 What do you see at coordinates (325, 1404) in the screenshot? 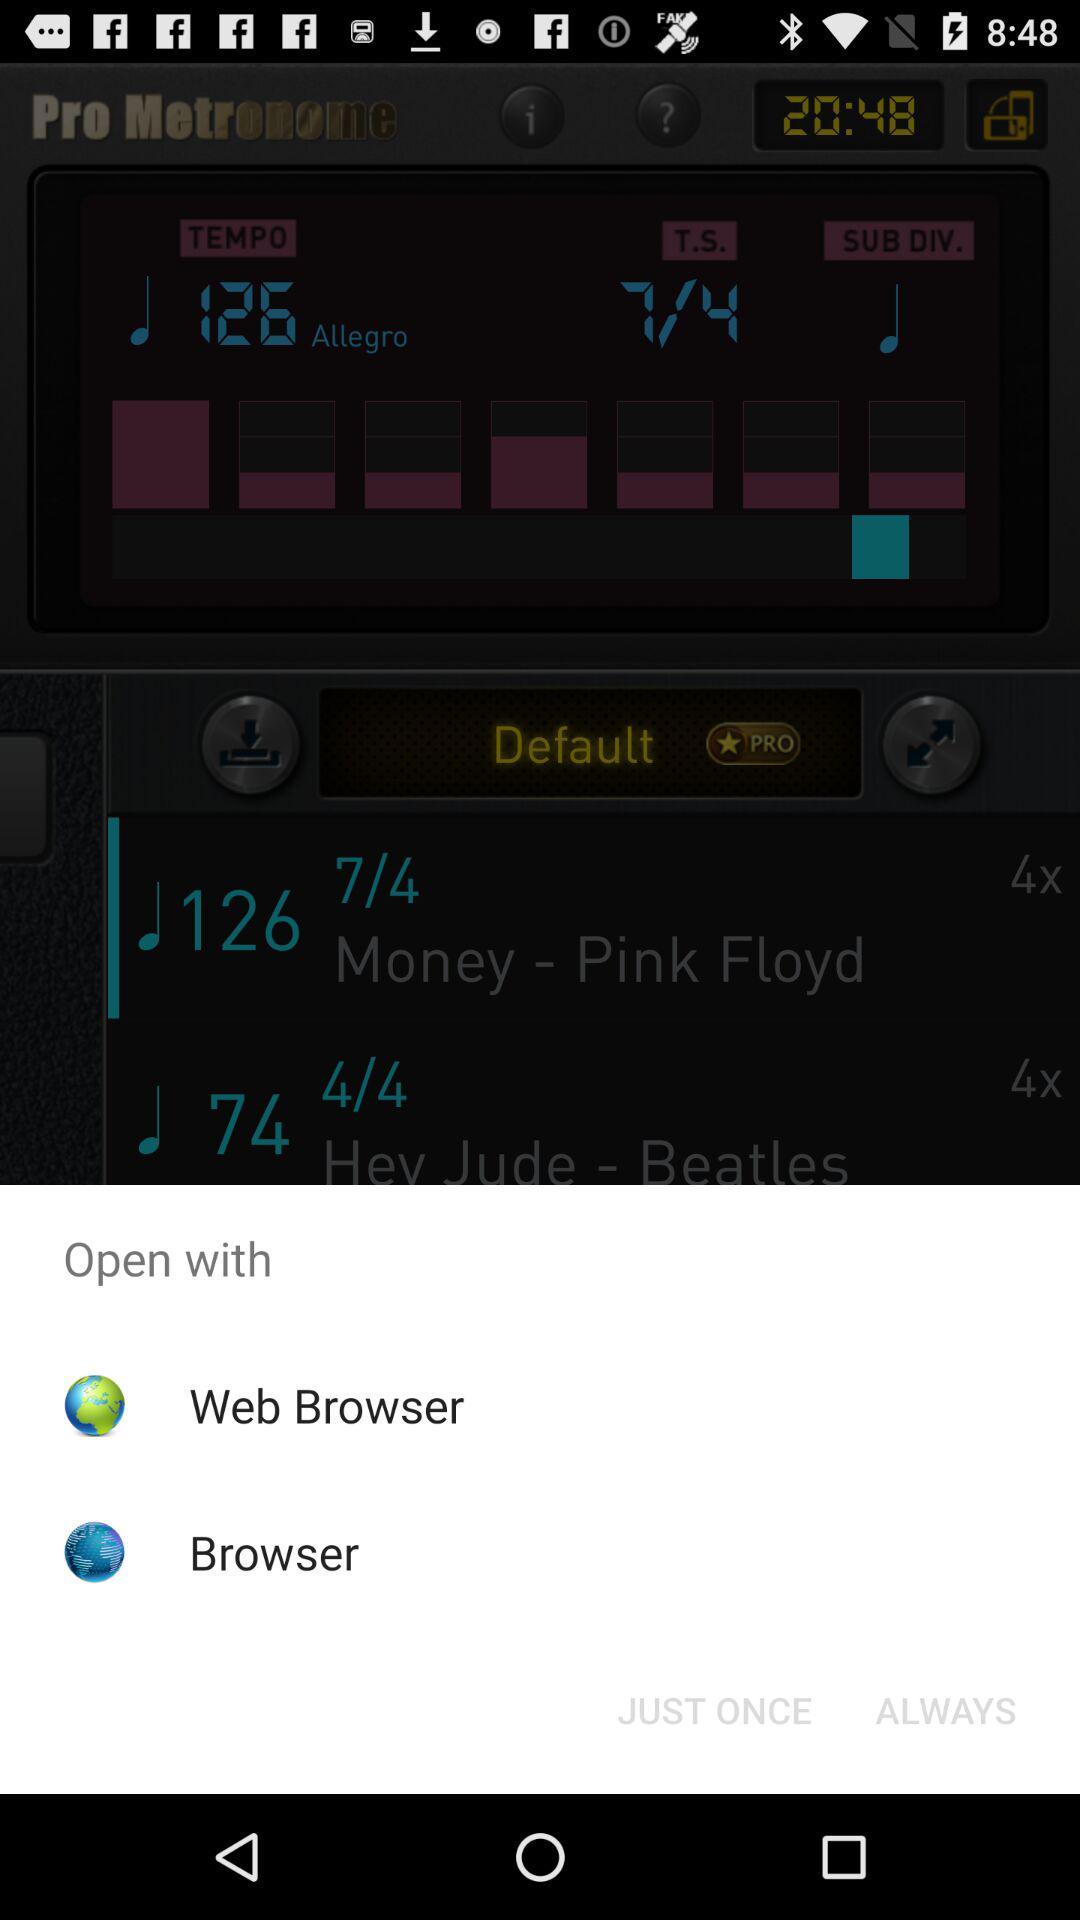
I see `web browser icon` at bounding box center [325, 1404].